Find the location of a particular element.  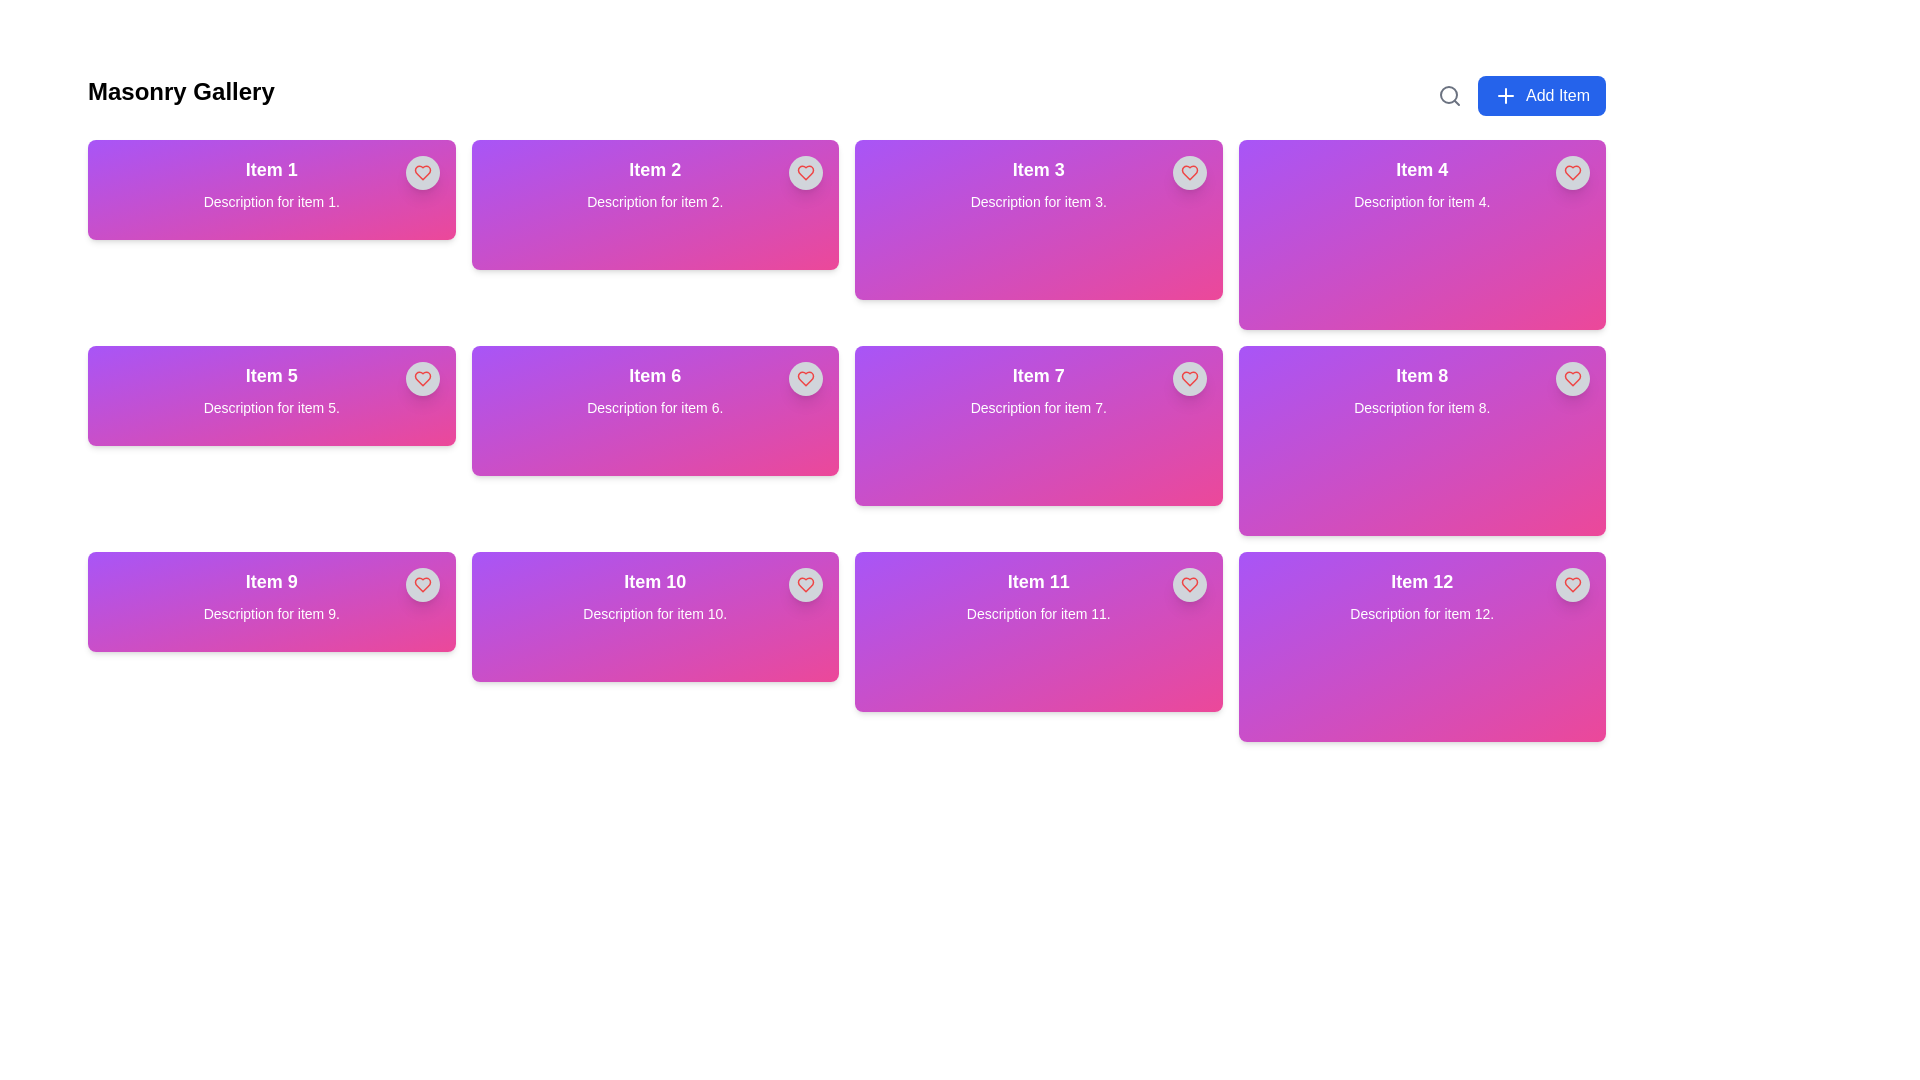

the title of the interactive card that displays an item preview is located at coordinates (654, 204).